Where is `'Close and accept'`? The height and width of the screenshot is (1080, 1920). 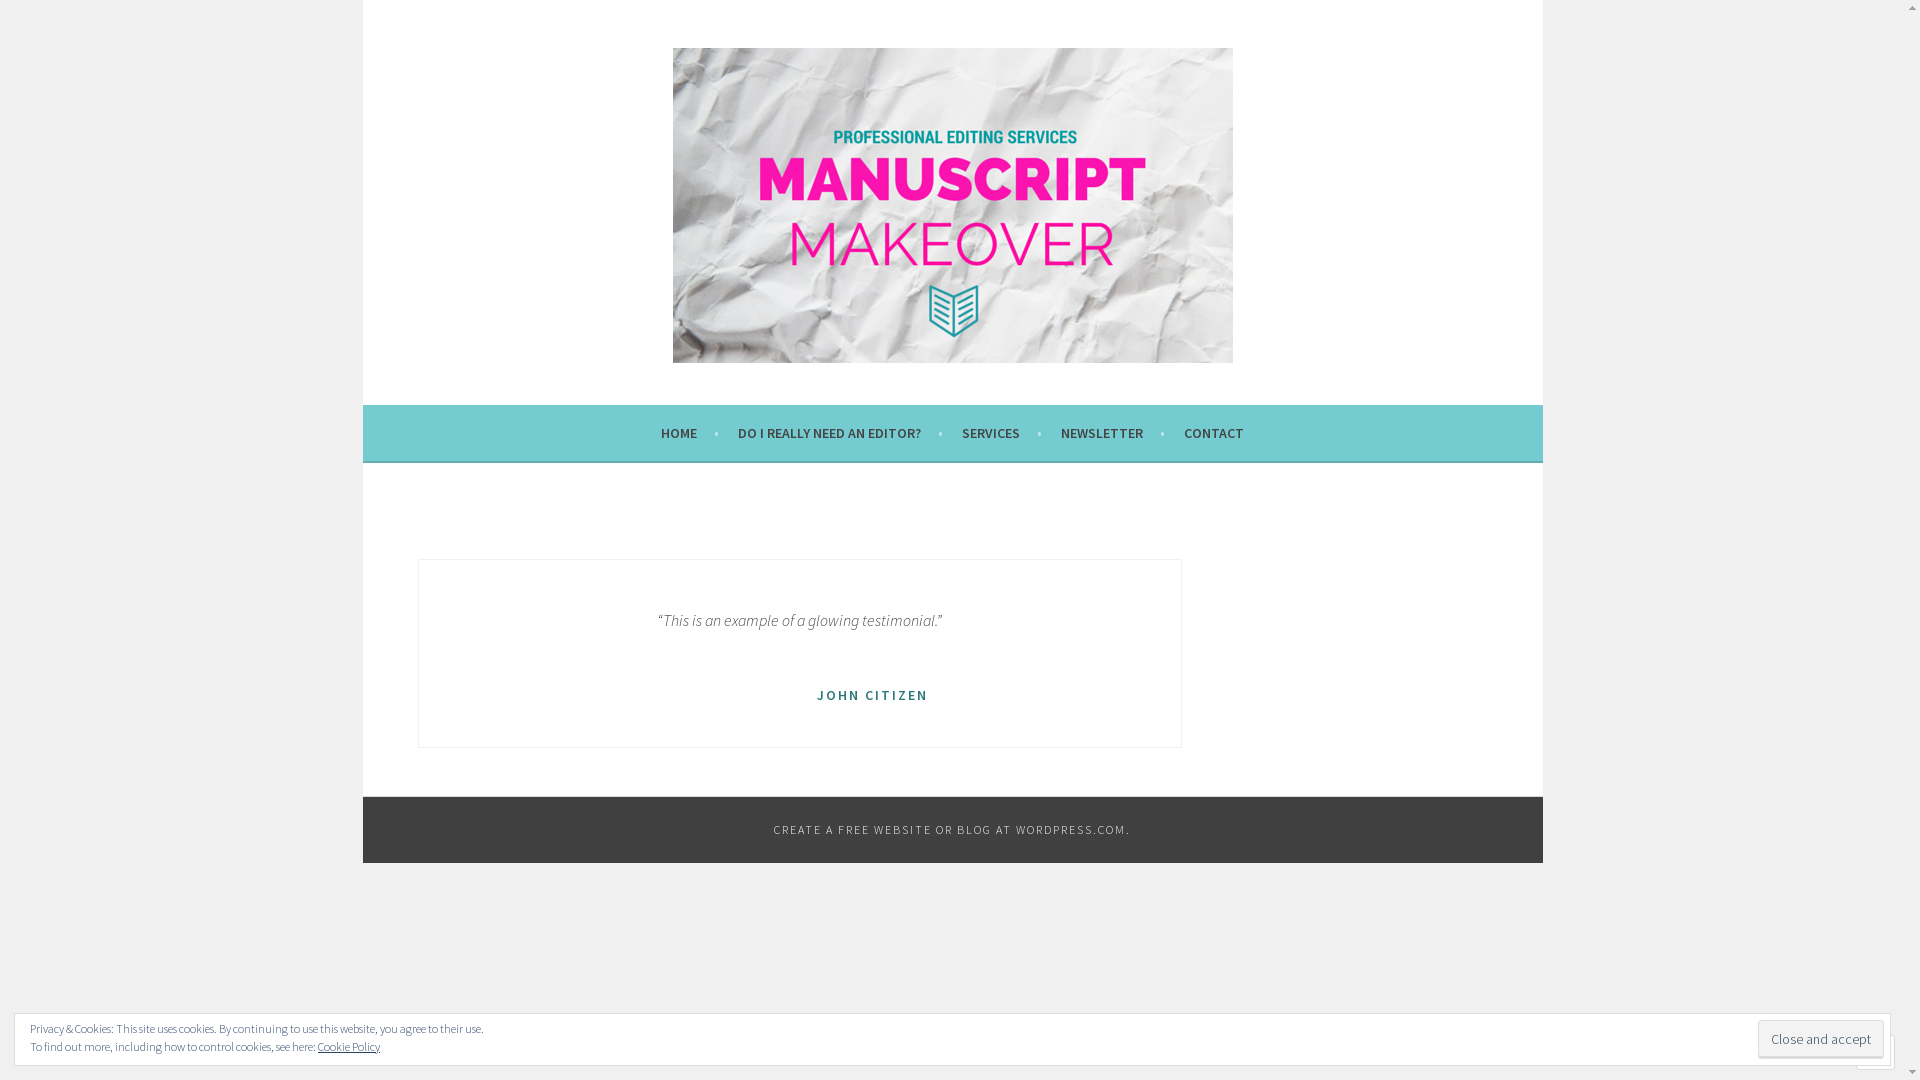 'Close and accept' is located at coordinates (1820, 1038).